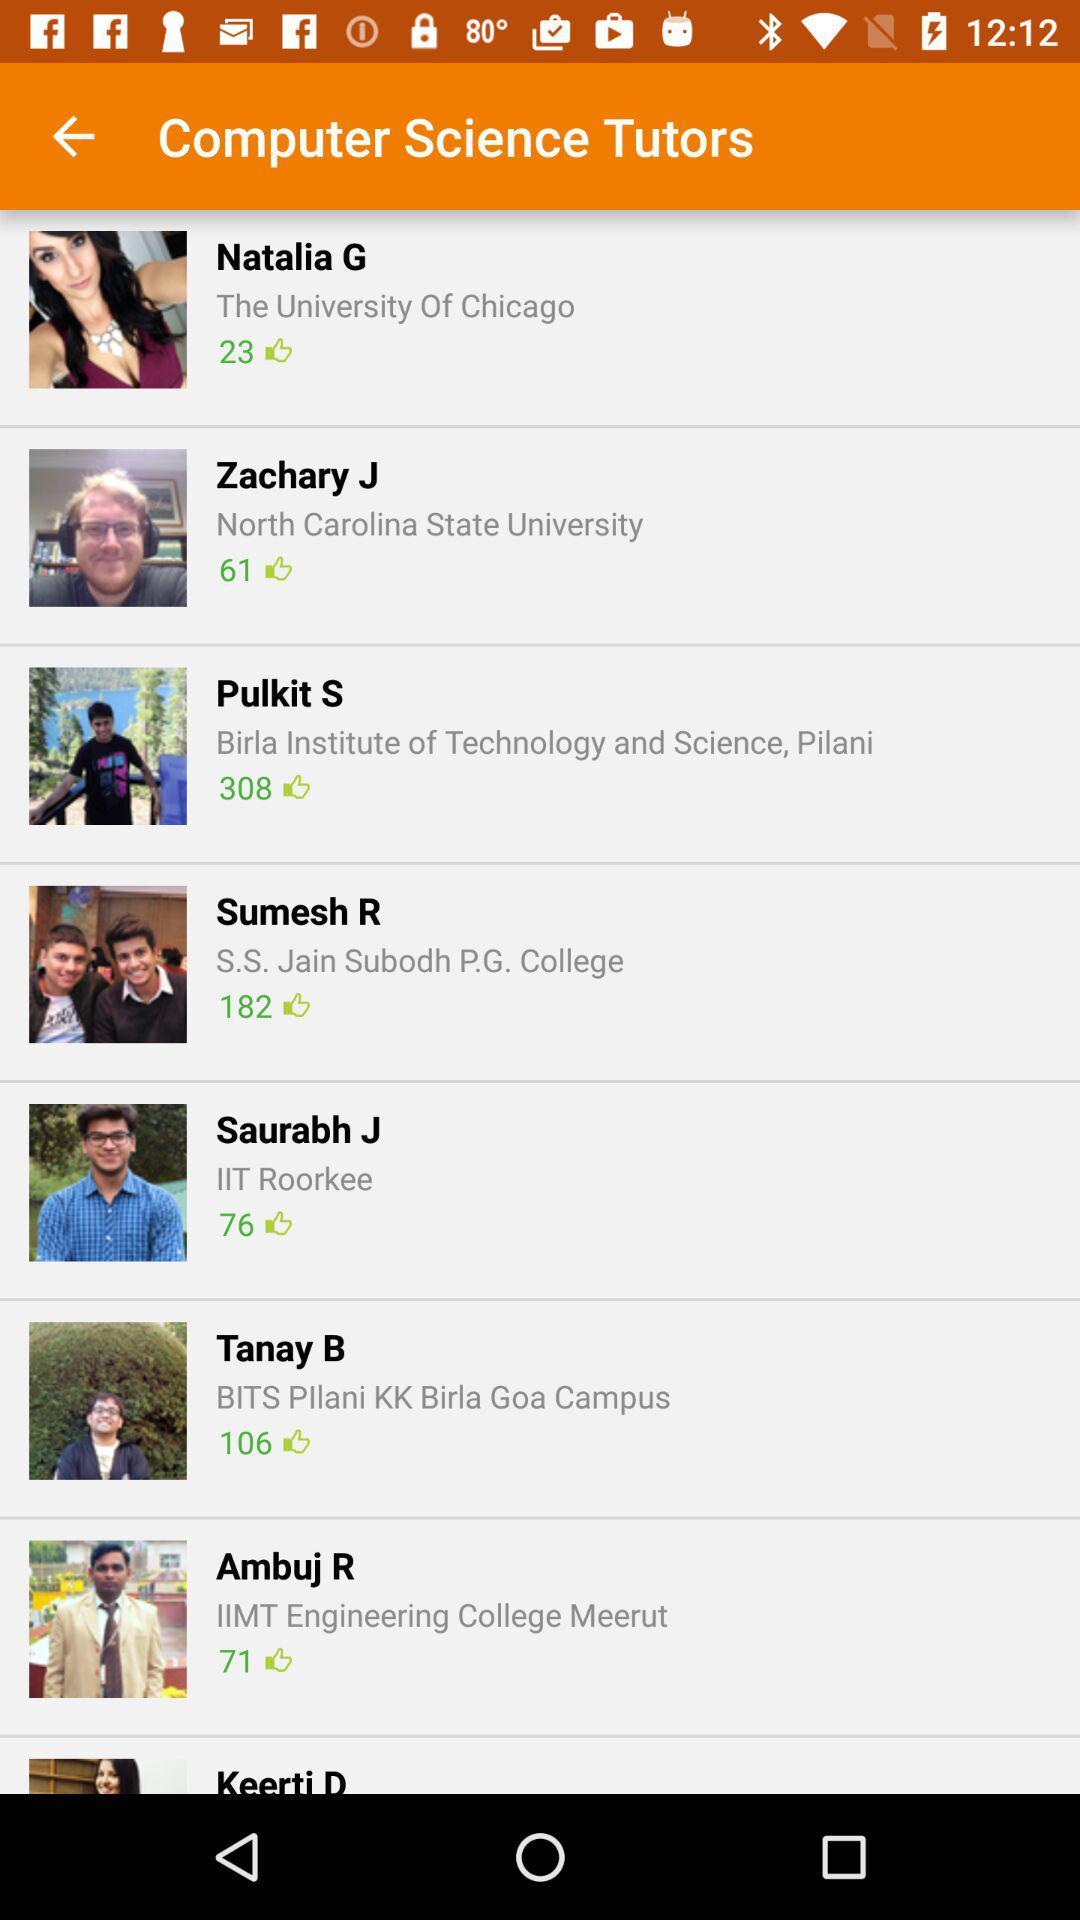  I want to click on the icon to the right of the a icon, so click(441, 1614).